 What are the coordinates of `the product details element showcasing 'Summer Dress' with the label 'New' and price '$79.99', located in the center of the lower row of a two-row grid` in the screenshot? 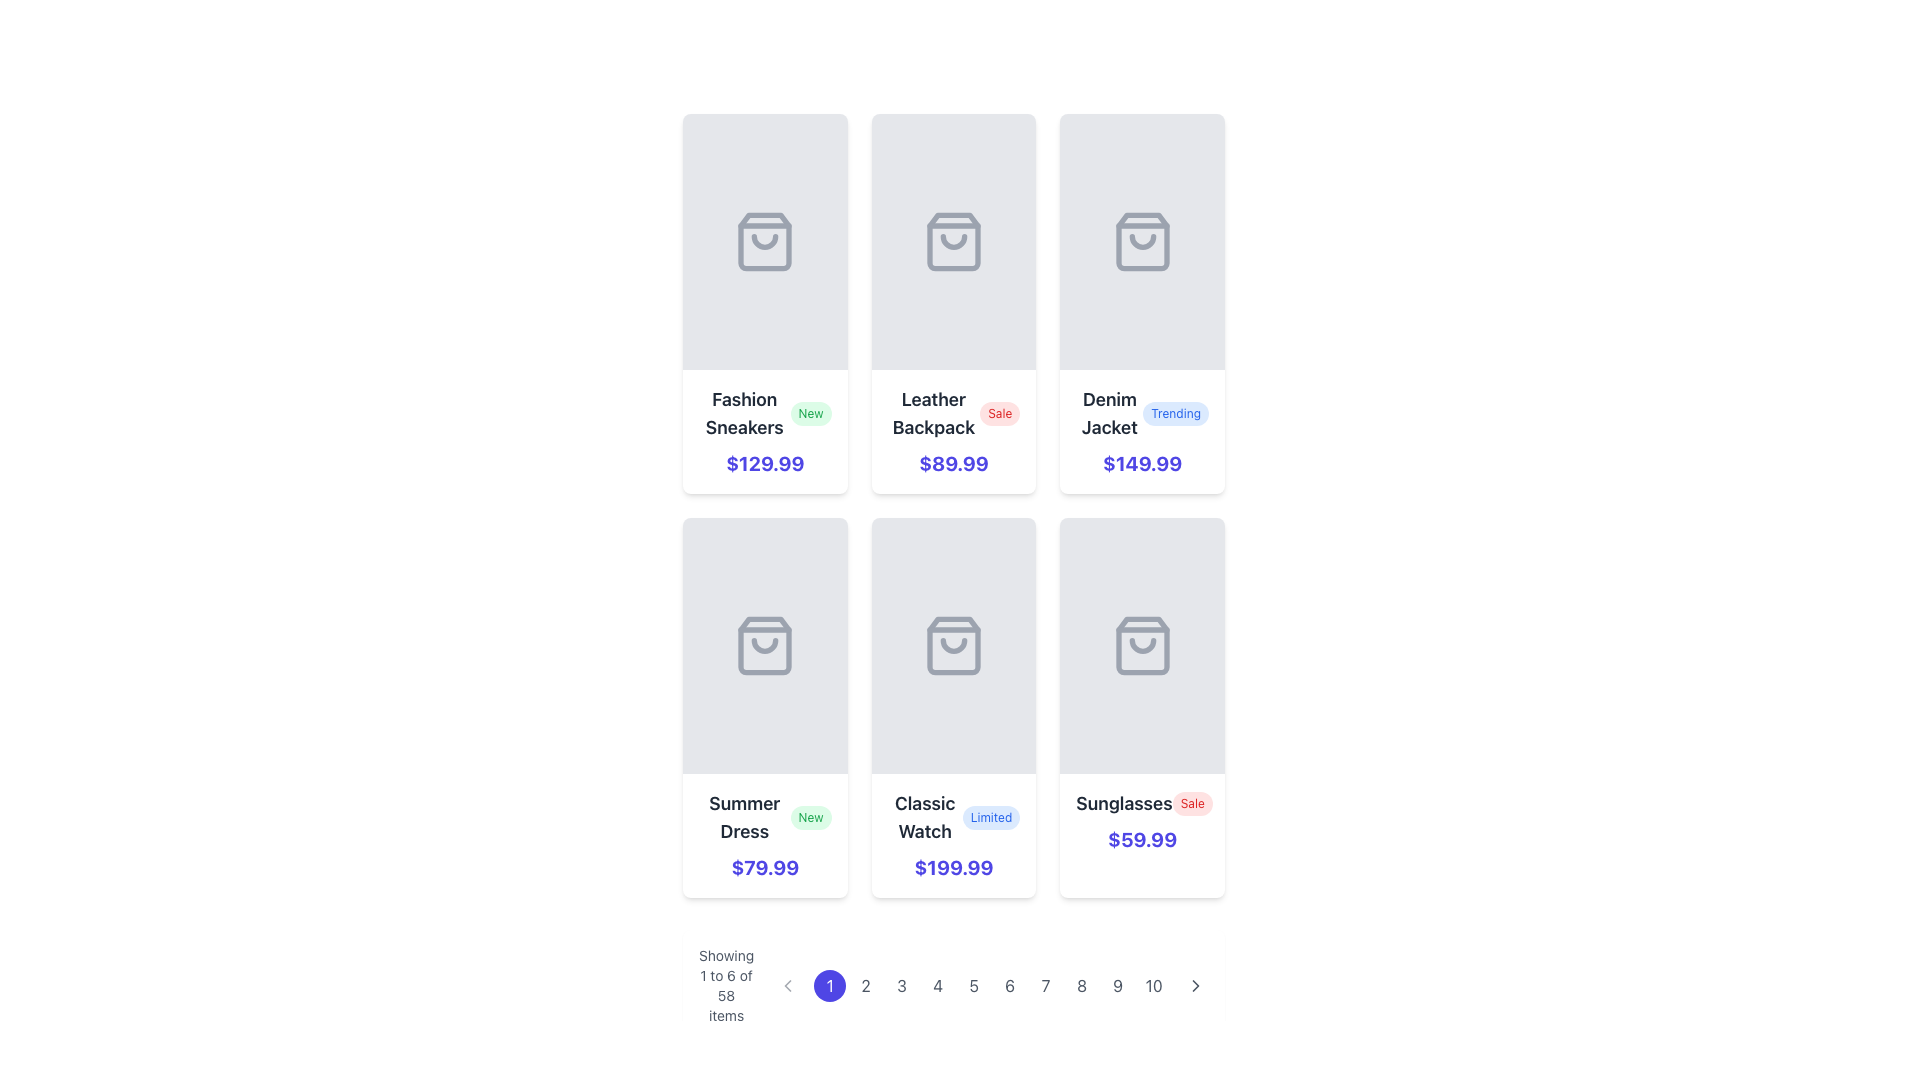 It's located at (764, 836).